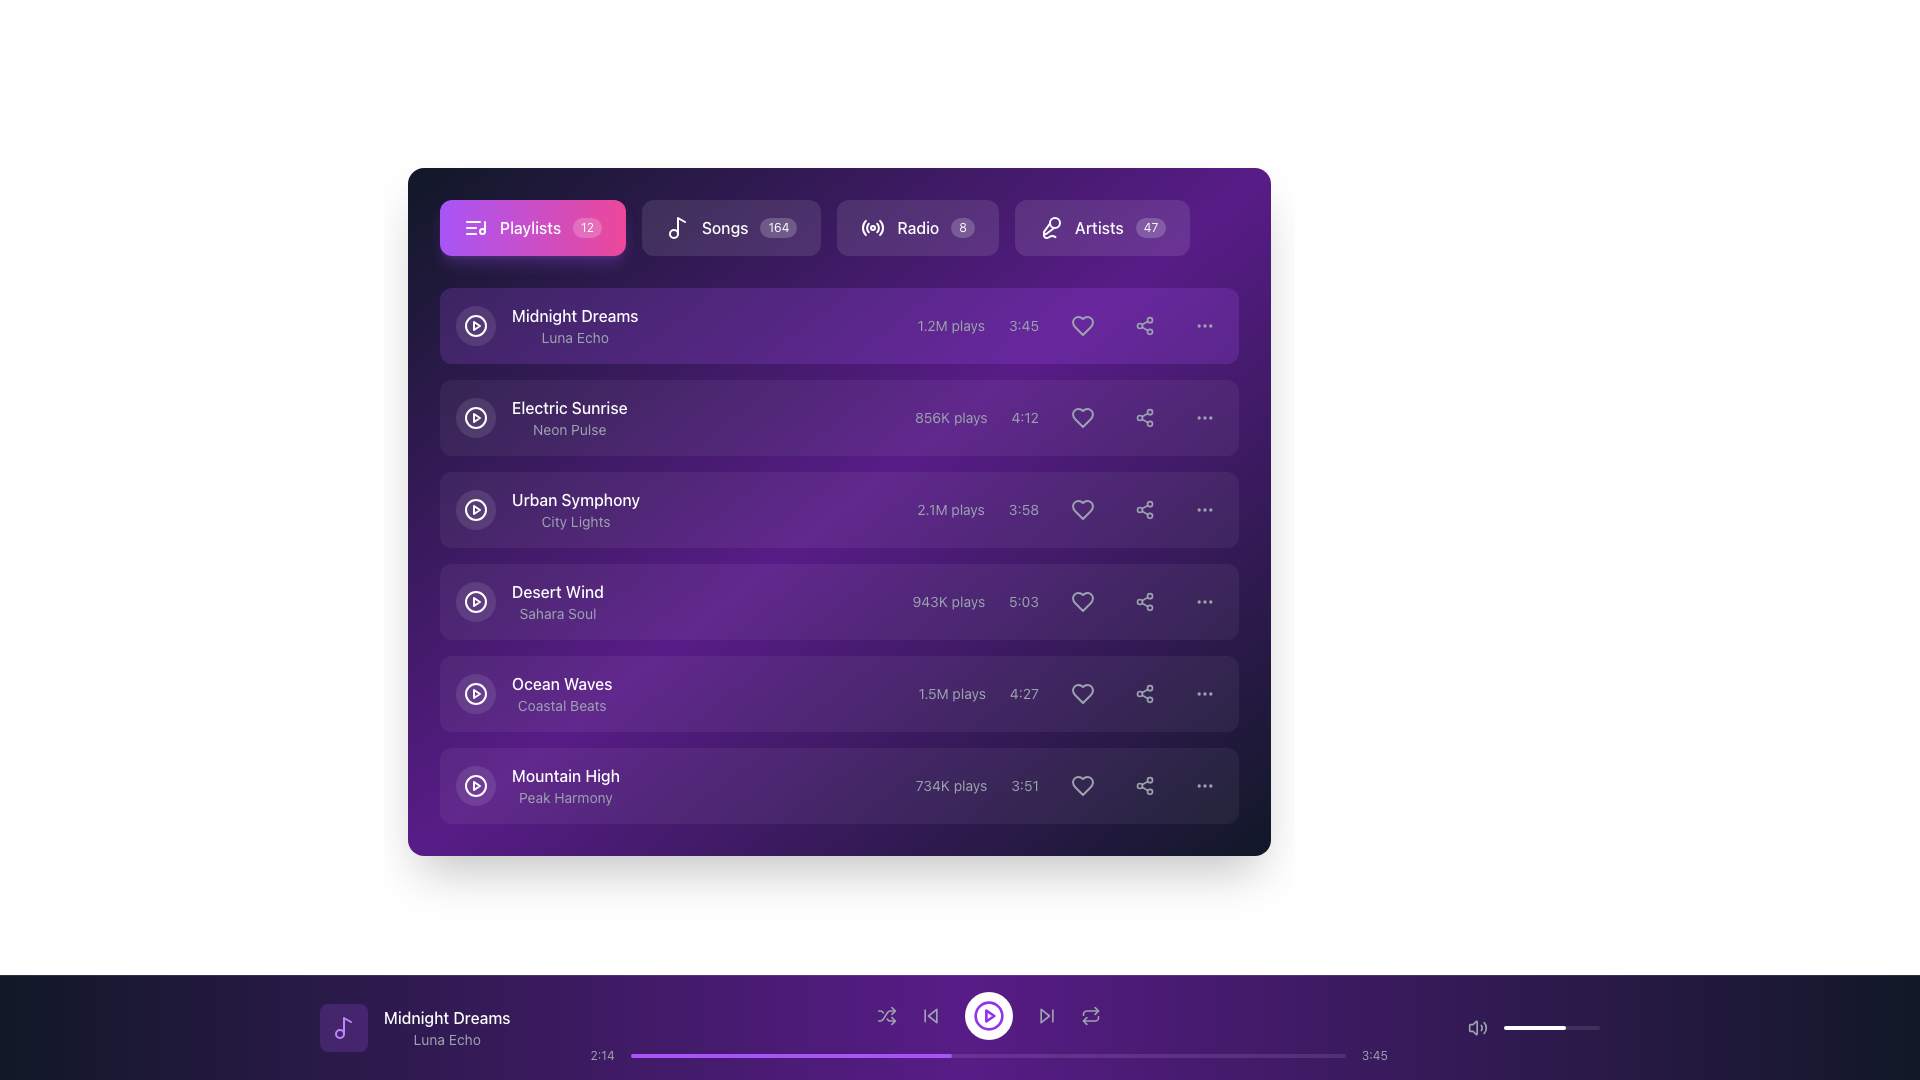  Describe the element at coordinates (1024, 693) in the screenshot. I see `the text label displaying the duration of the song track, located in the fifth row of the playlist panel, between the play count text and the heart-shaped icon` at that location.